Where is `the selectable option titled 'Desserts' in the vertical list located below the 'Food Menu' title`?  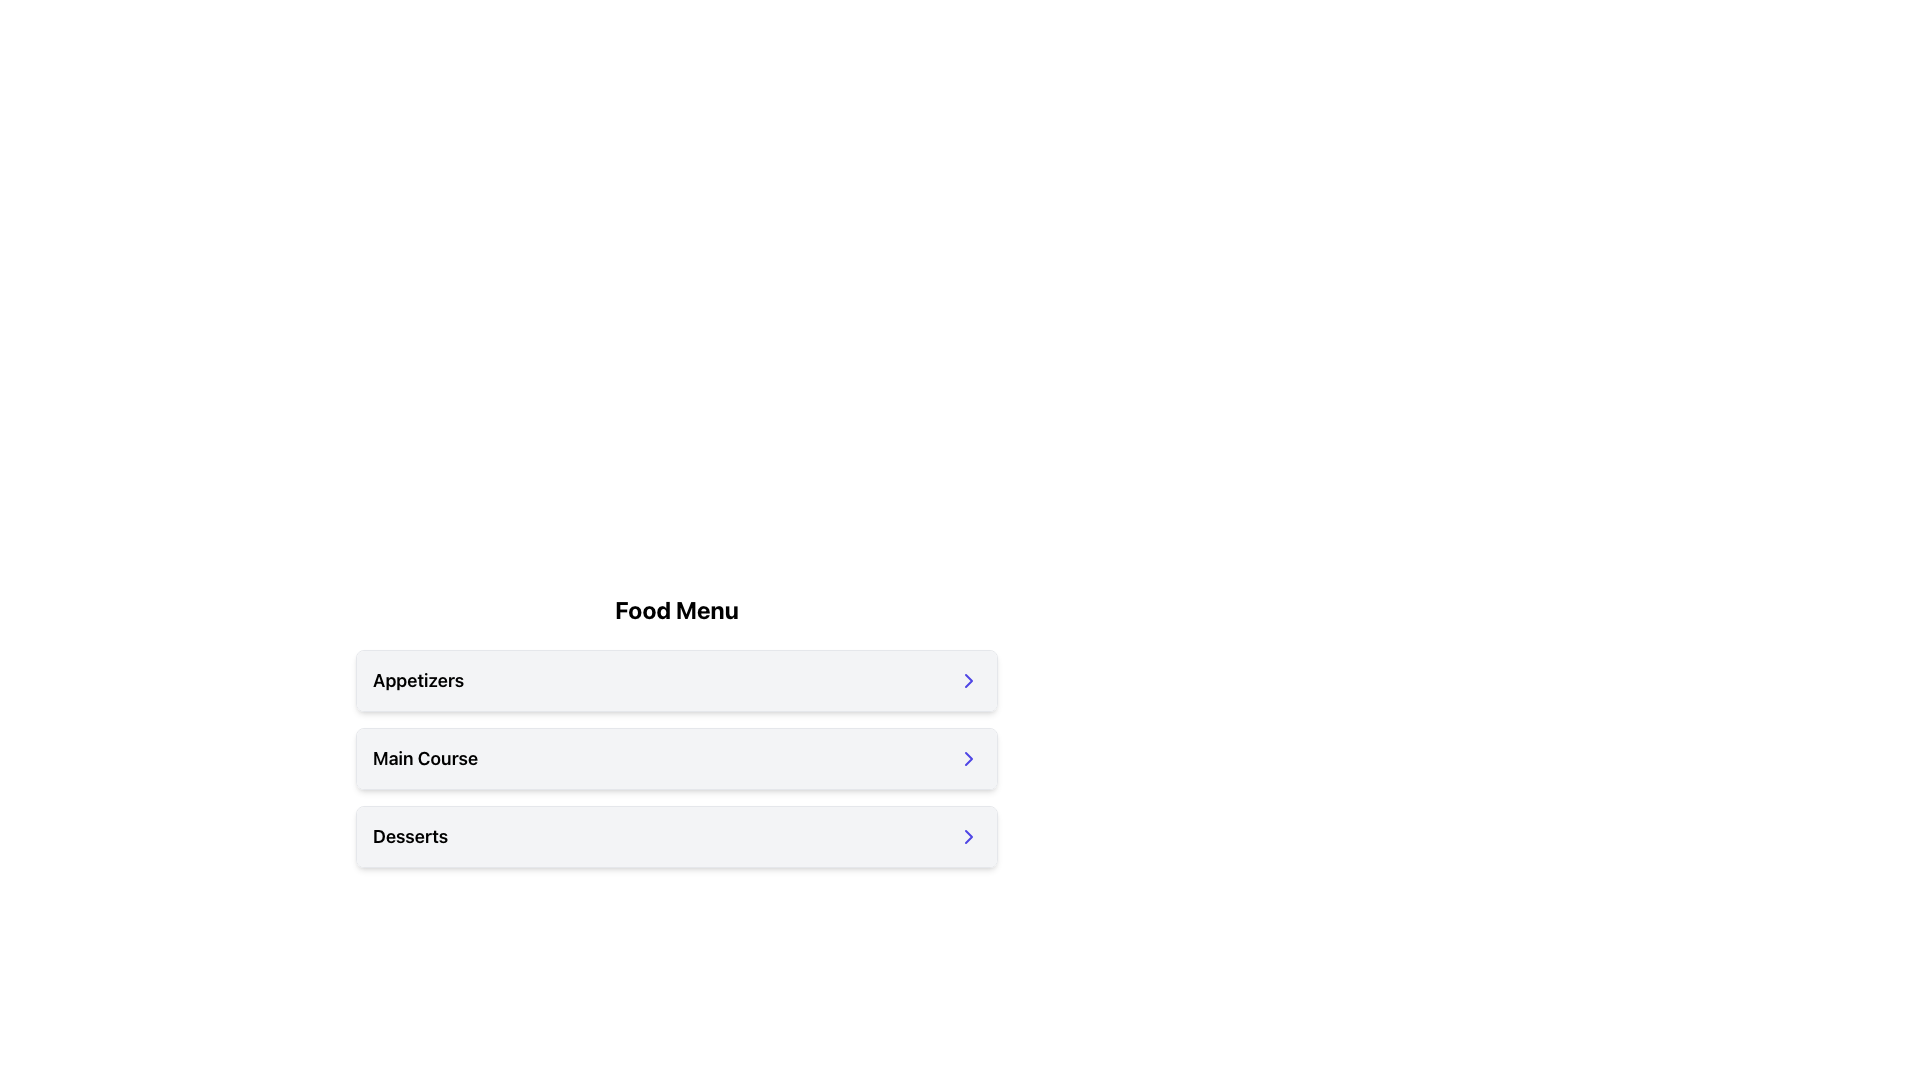 the selectable option titled 'Desserts' in the vertical list located below the 'Food Menu' title is located at coordinates (676, 837).